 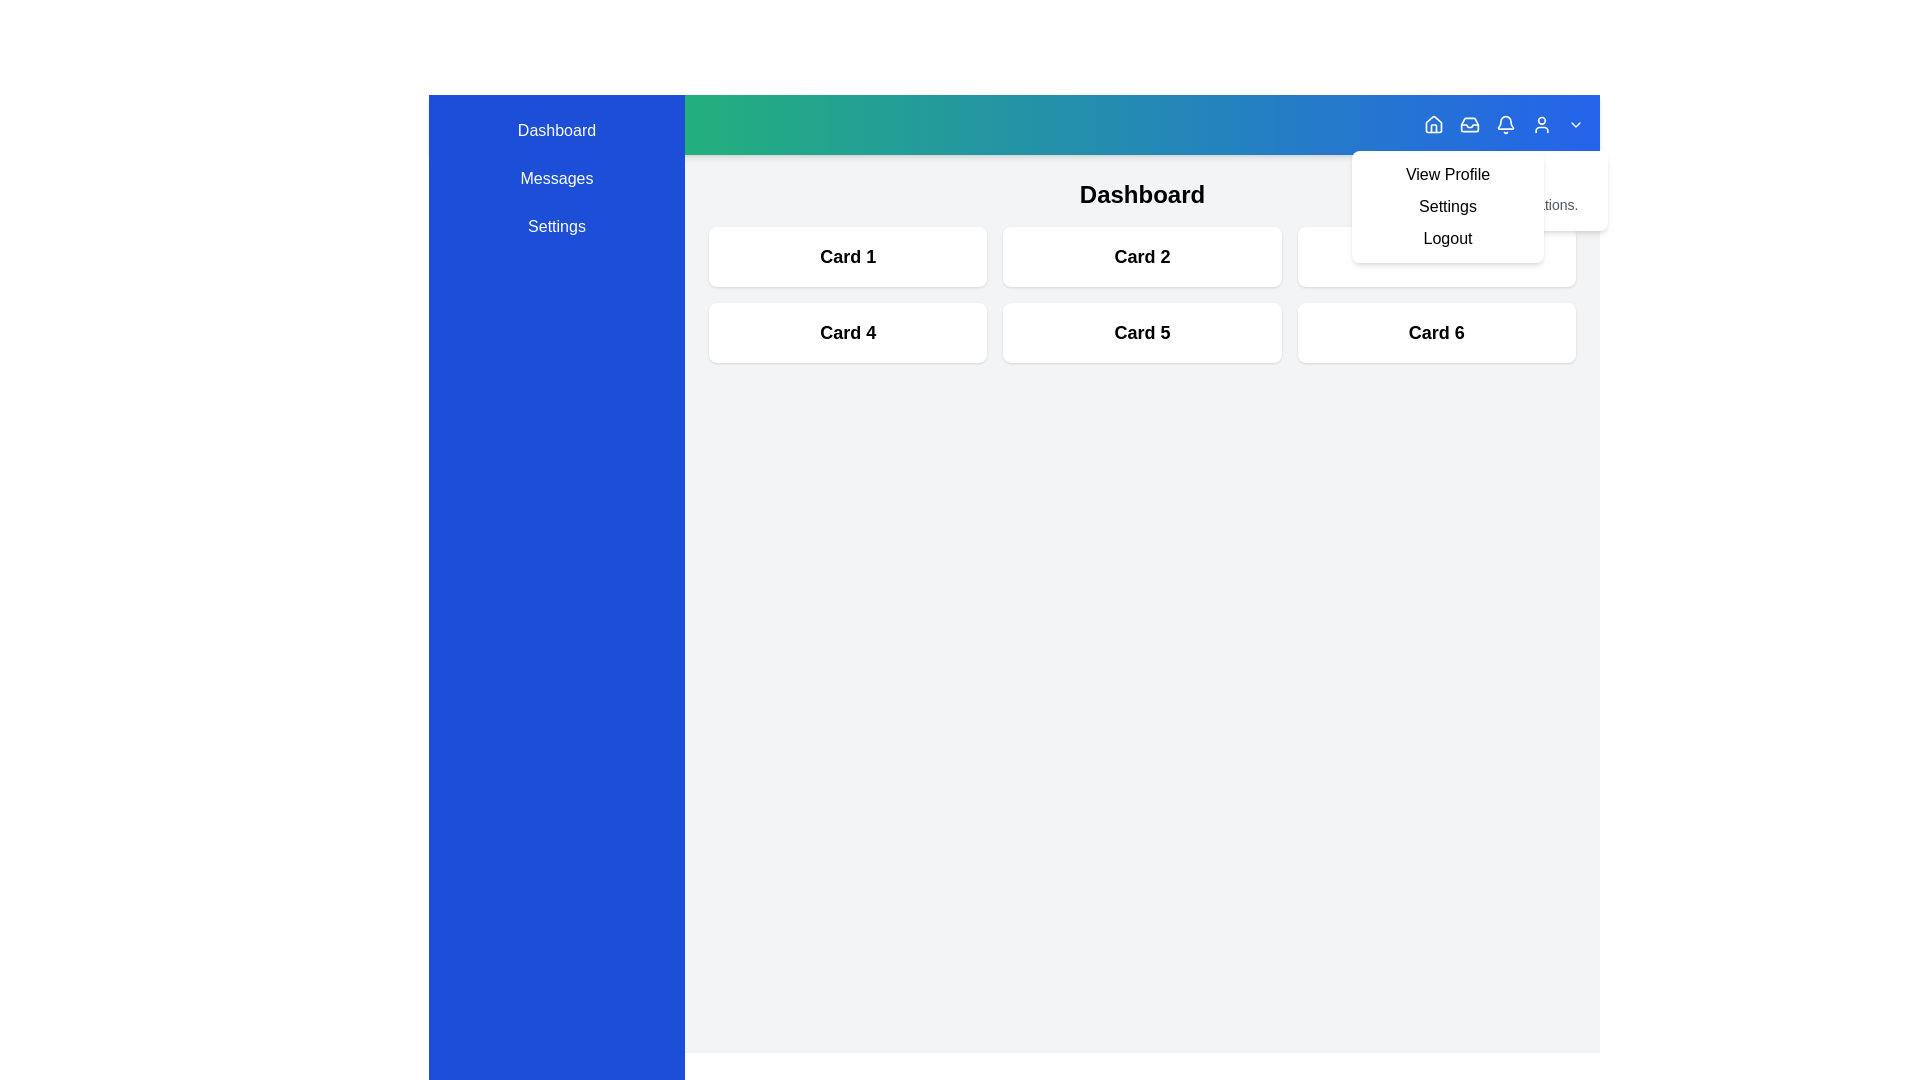 I want to click on the Static text element displaying 'Card 5', which is centrally located in the second row, middle column of a grid of six cards, so click(x=1142, y=331).